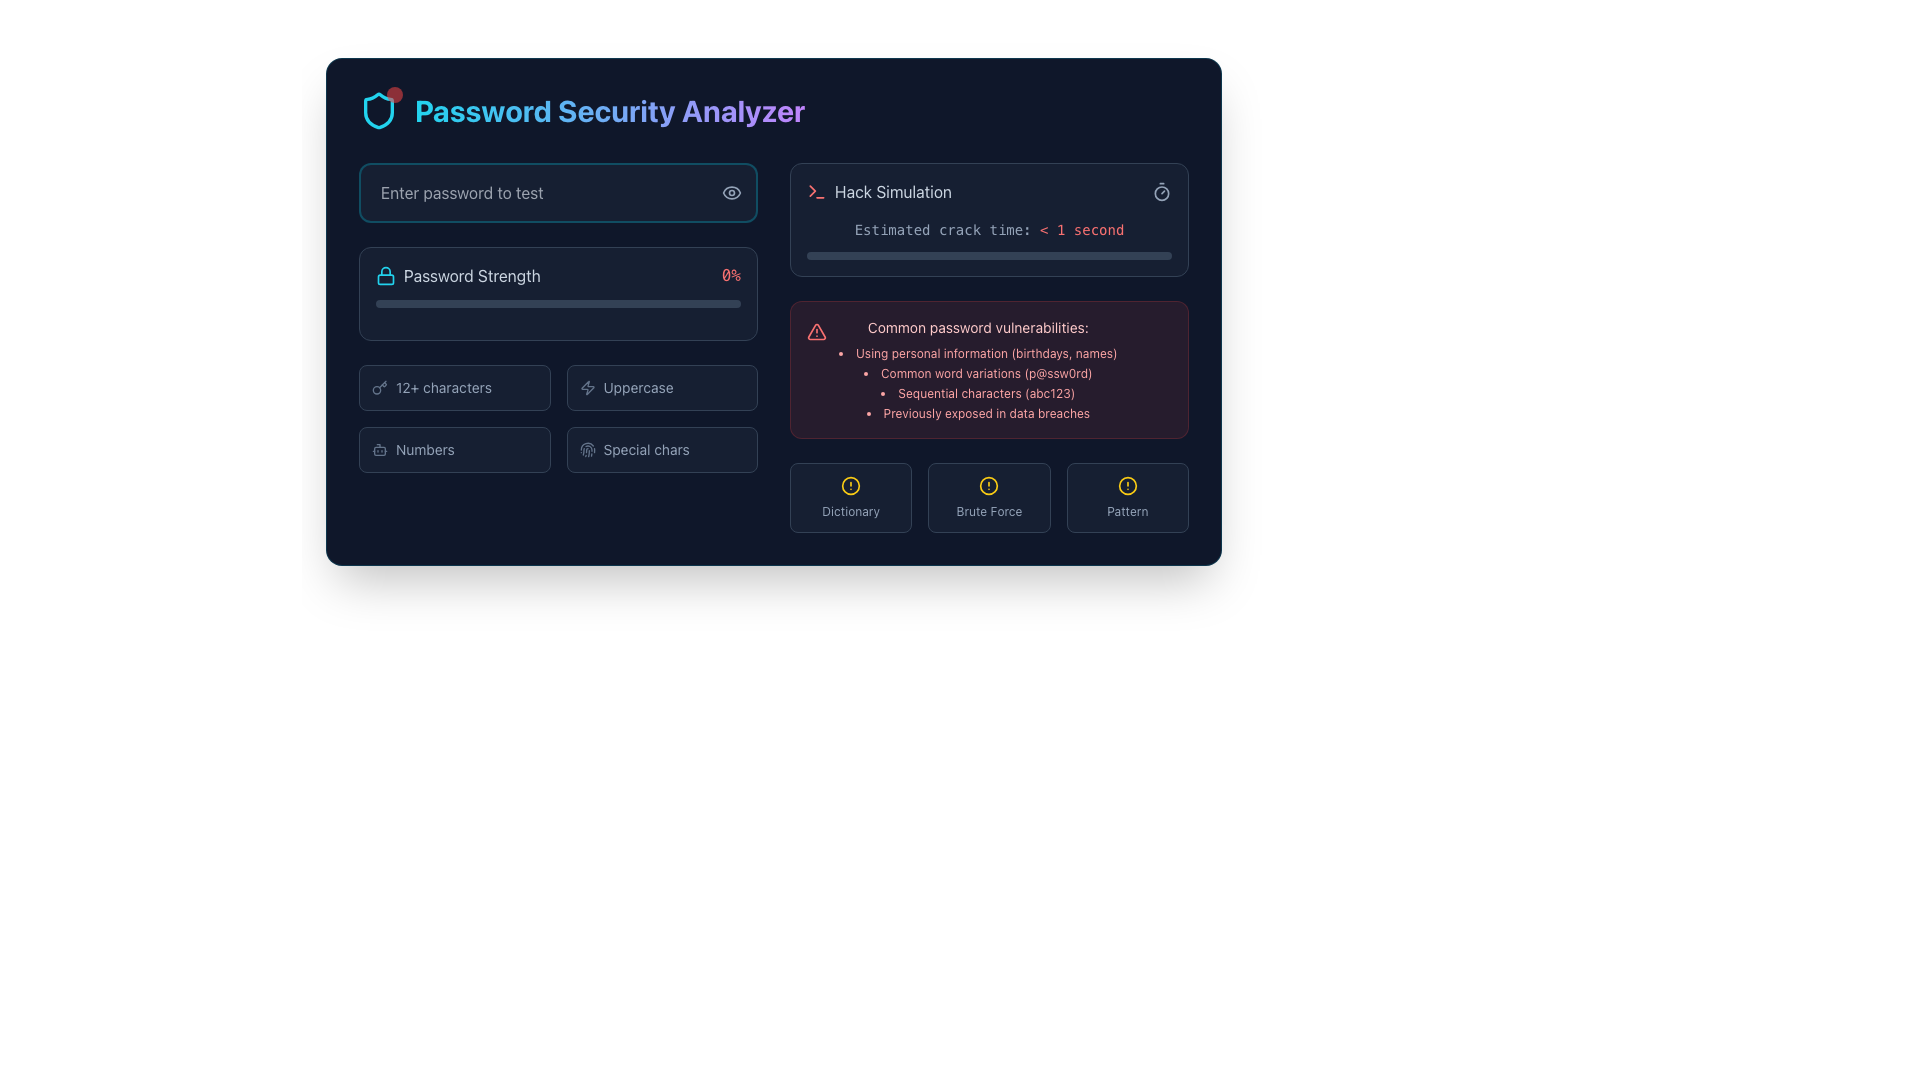 This screenshot has height=1080, width=1920. Describe the element at coordinates (385, 279) in the screenshot. I see `the rectangular graphical shape resembling a mini lock body, which is part of the lock icon located to the left of the 'Password Strength' text` at that location.